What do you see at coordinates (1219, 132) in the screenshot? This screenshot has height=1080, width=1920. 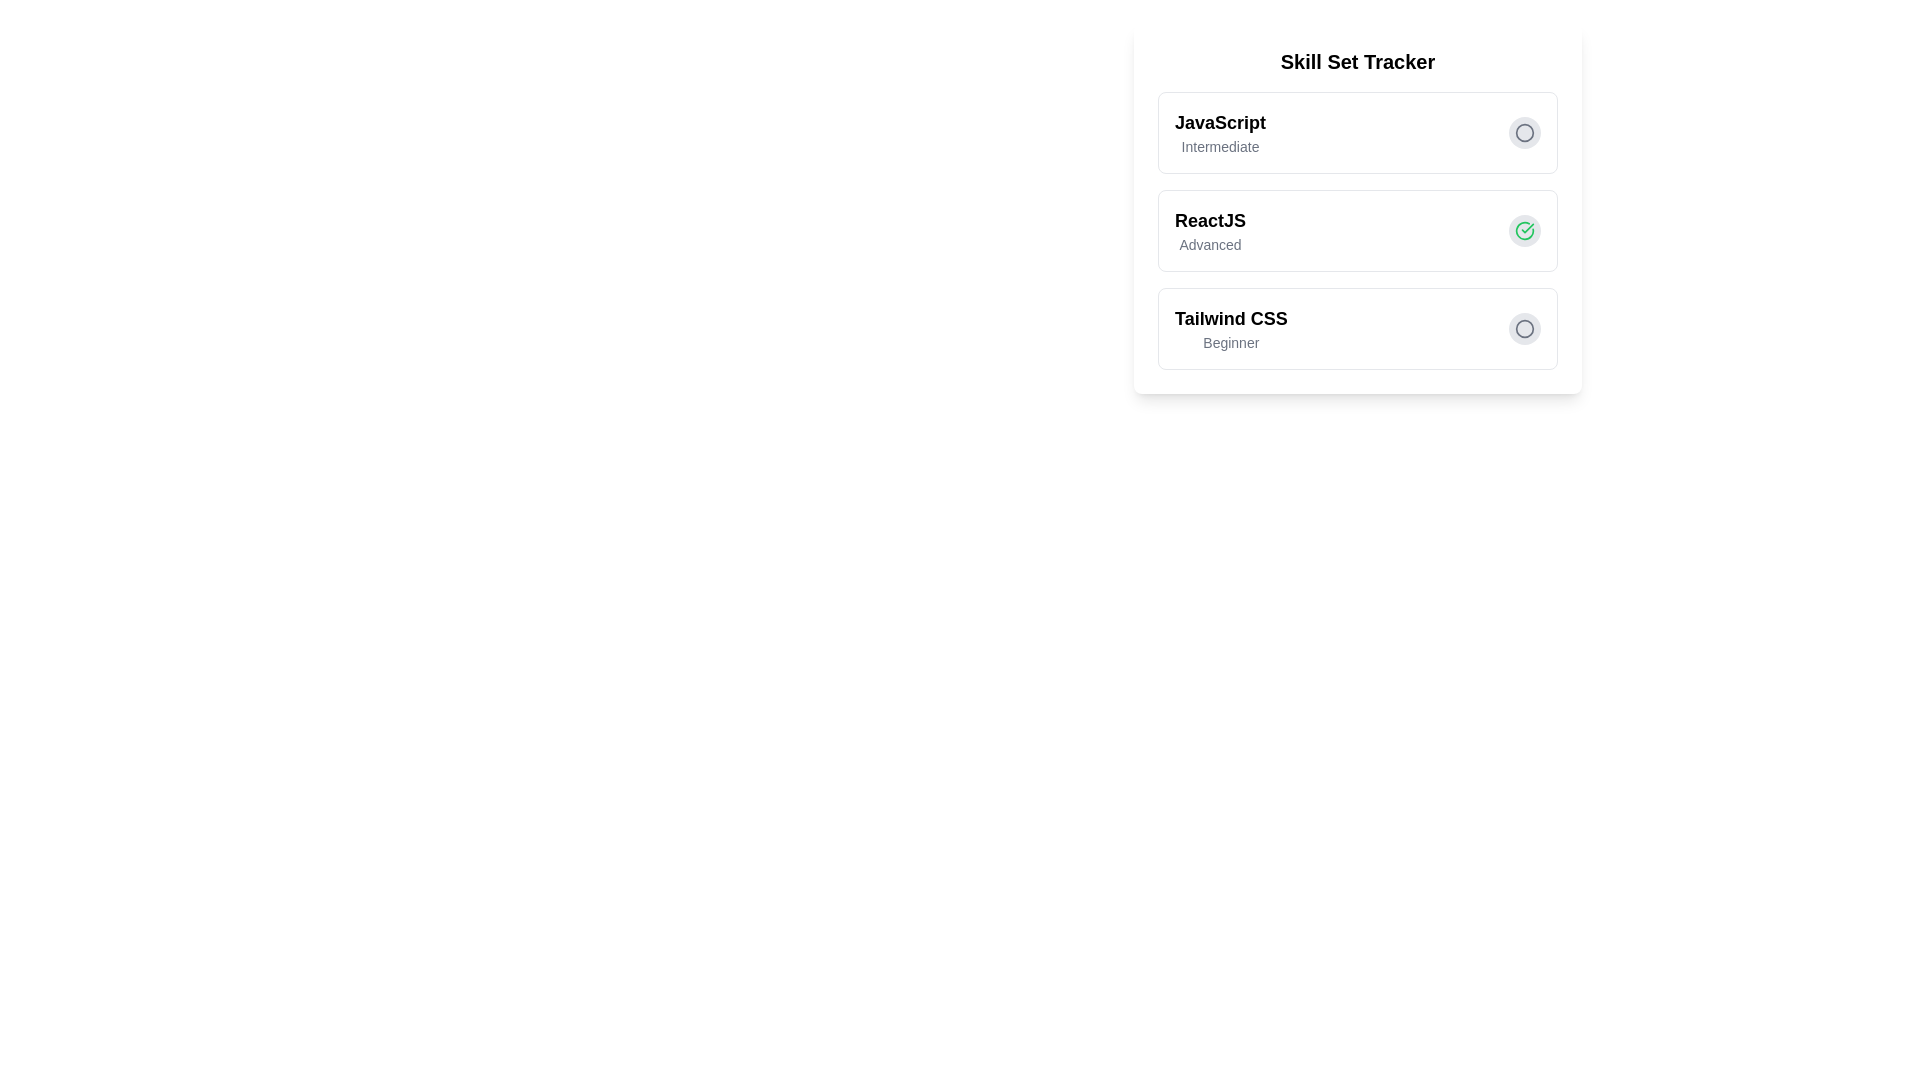 I see `the 'JavaScript' text label displaying proficiency level 'Intermediate' in the 'Skill Set Tracker'` at bounding box center [1219, 132].